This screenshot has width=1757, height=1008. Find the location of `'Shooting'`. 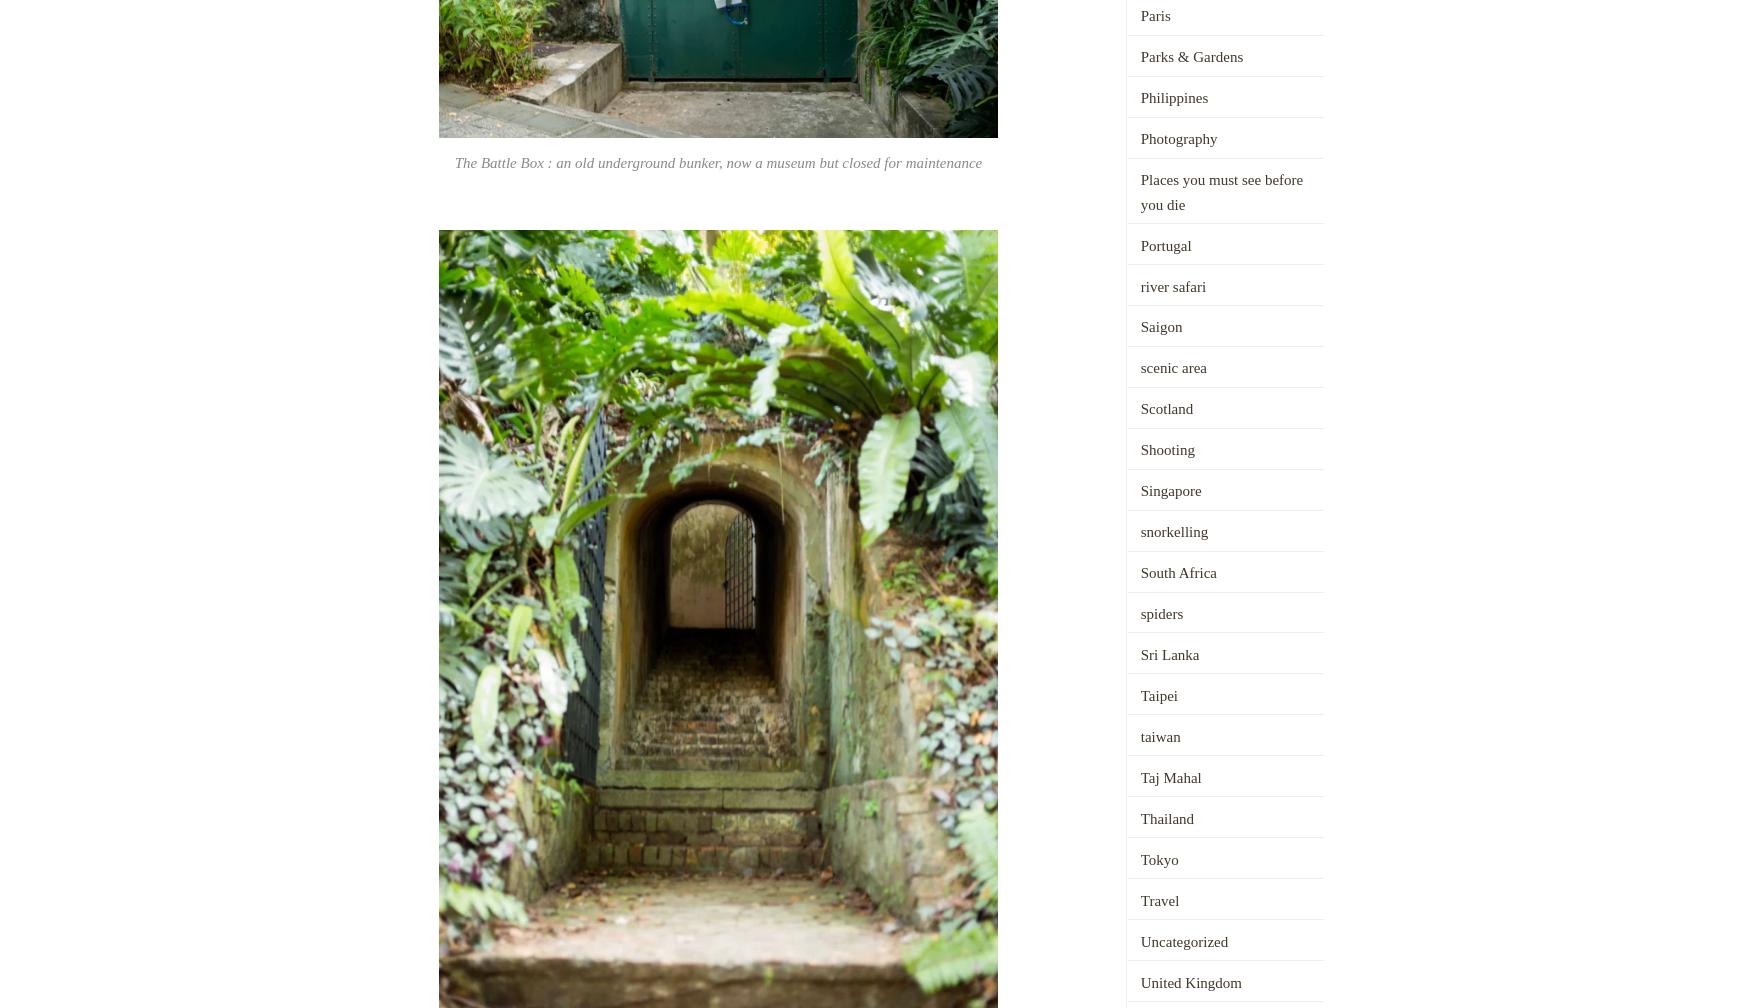

'Shooting' is located at coordinates (1165, 449).